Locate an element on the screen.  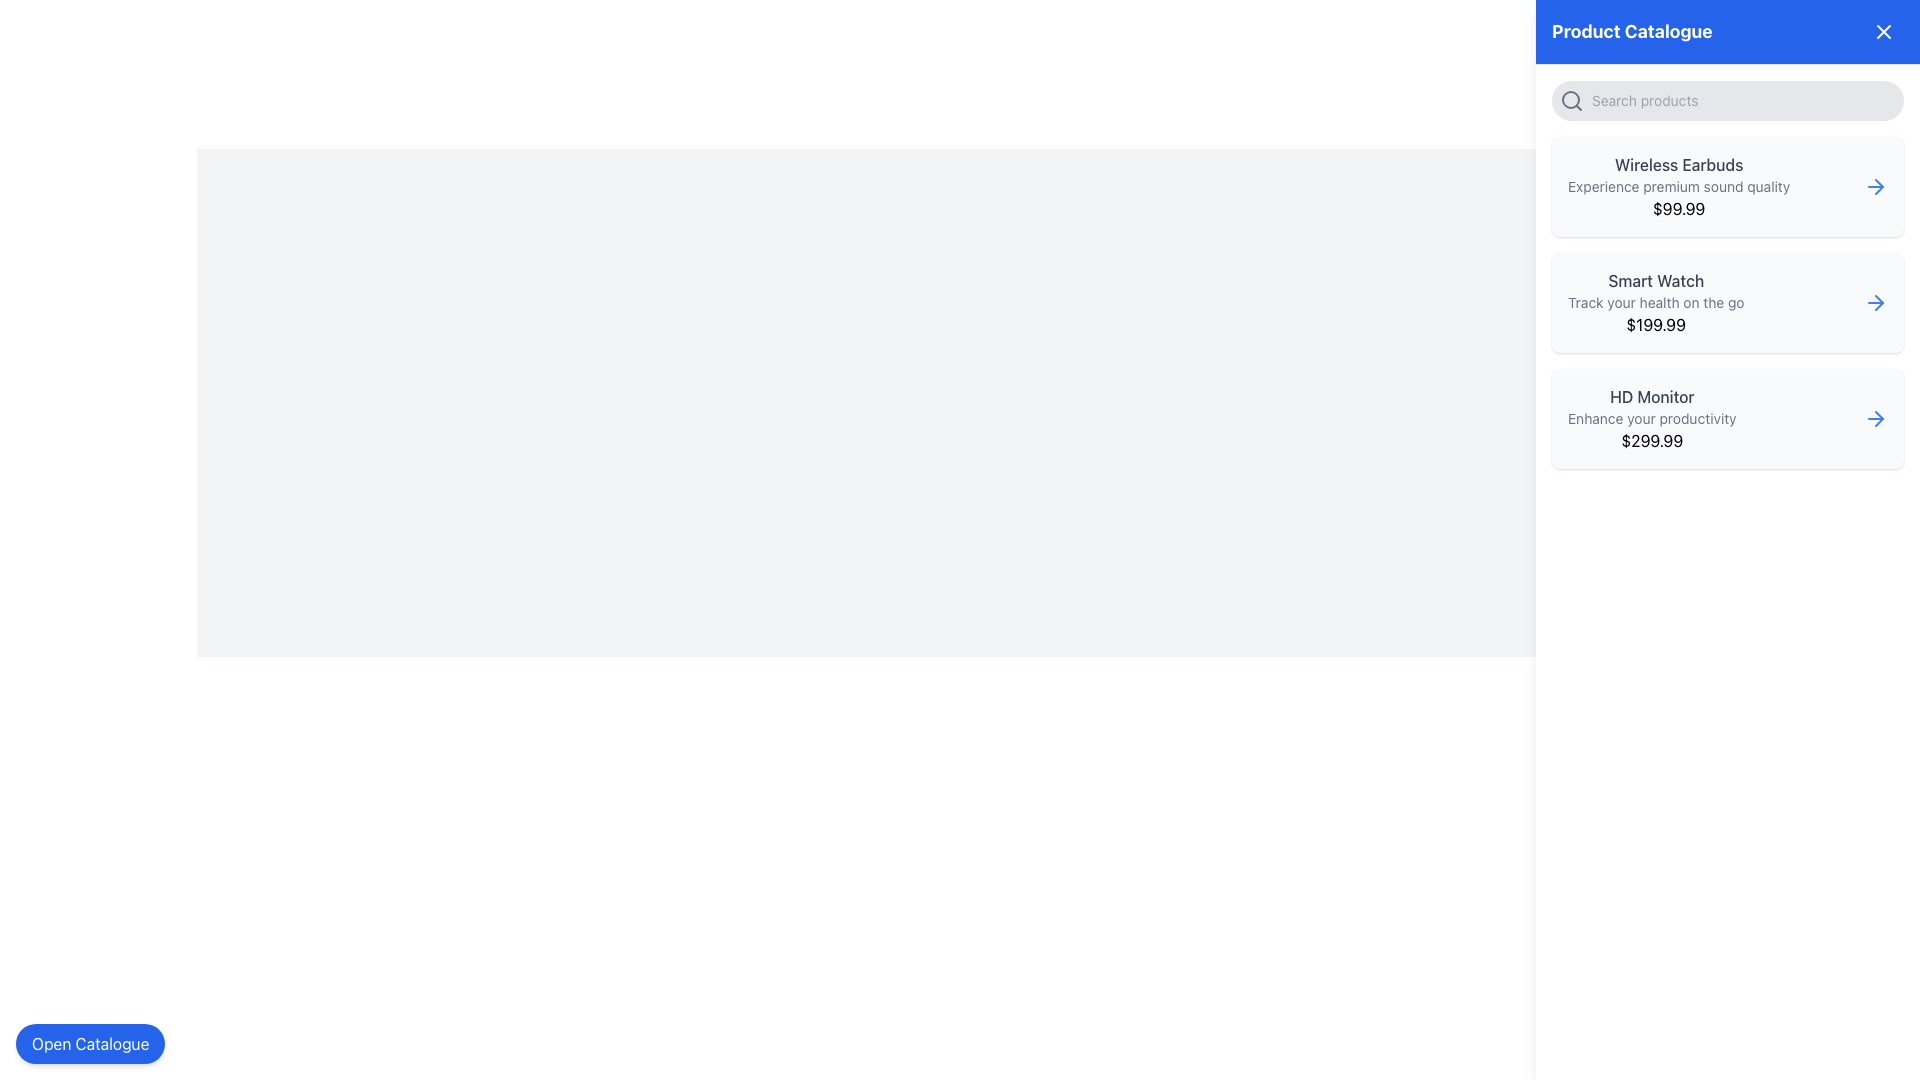
the text label displaying the price '$299.99', which is located below the description 'Enhance your productivity' and aligned to the right within the card is located at coordinates (1652, 439).